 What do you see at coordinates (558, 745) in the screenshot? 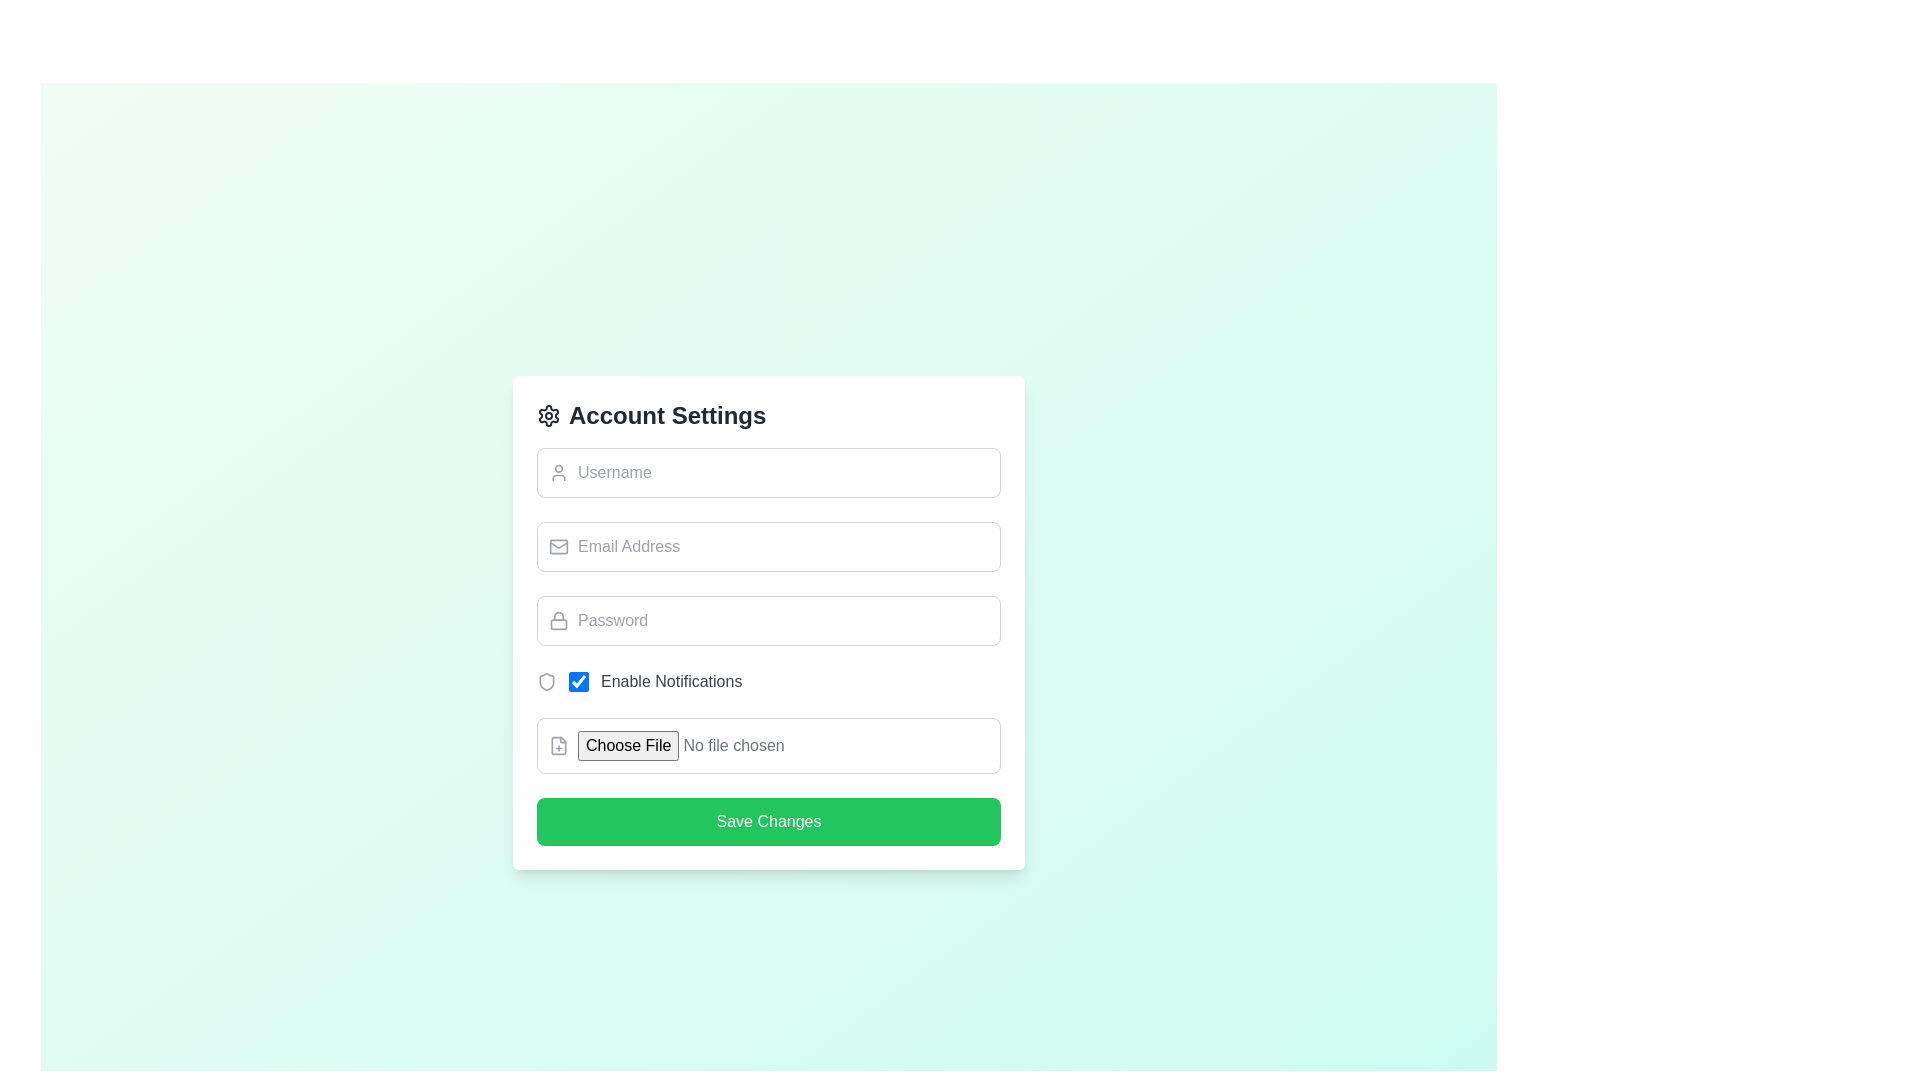
I see `the decorative icon associated with adding or uploading files, located to the left of the 'Choose File' button` at bounding box center [558, 745].